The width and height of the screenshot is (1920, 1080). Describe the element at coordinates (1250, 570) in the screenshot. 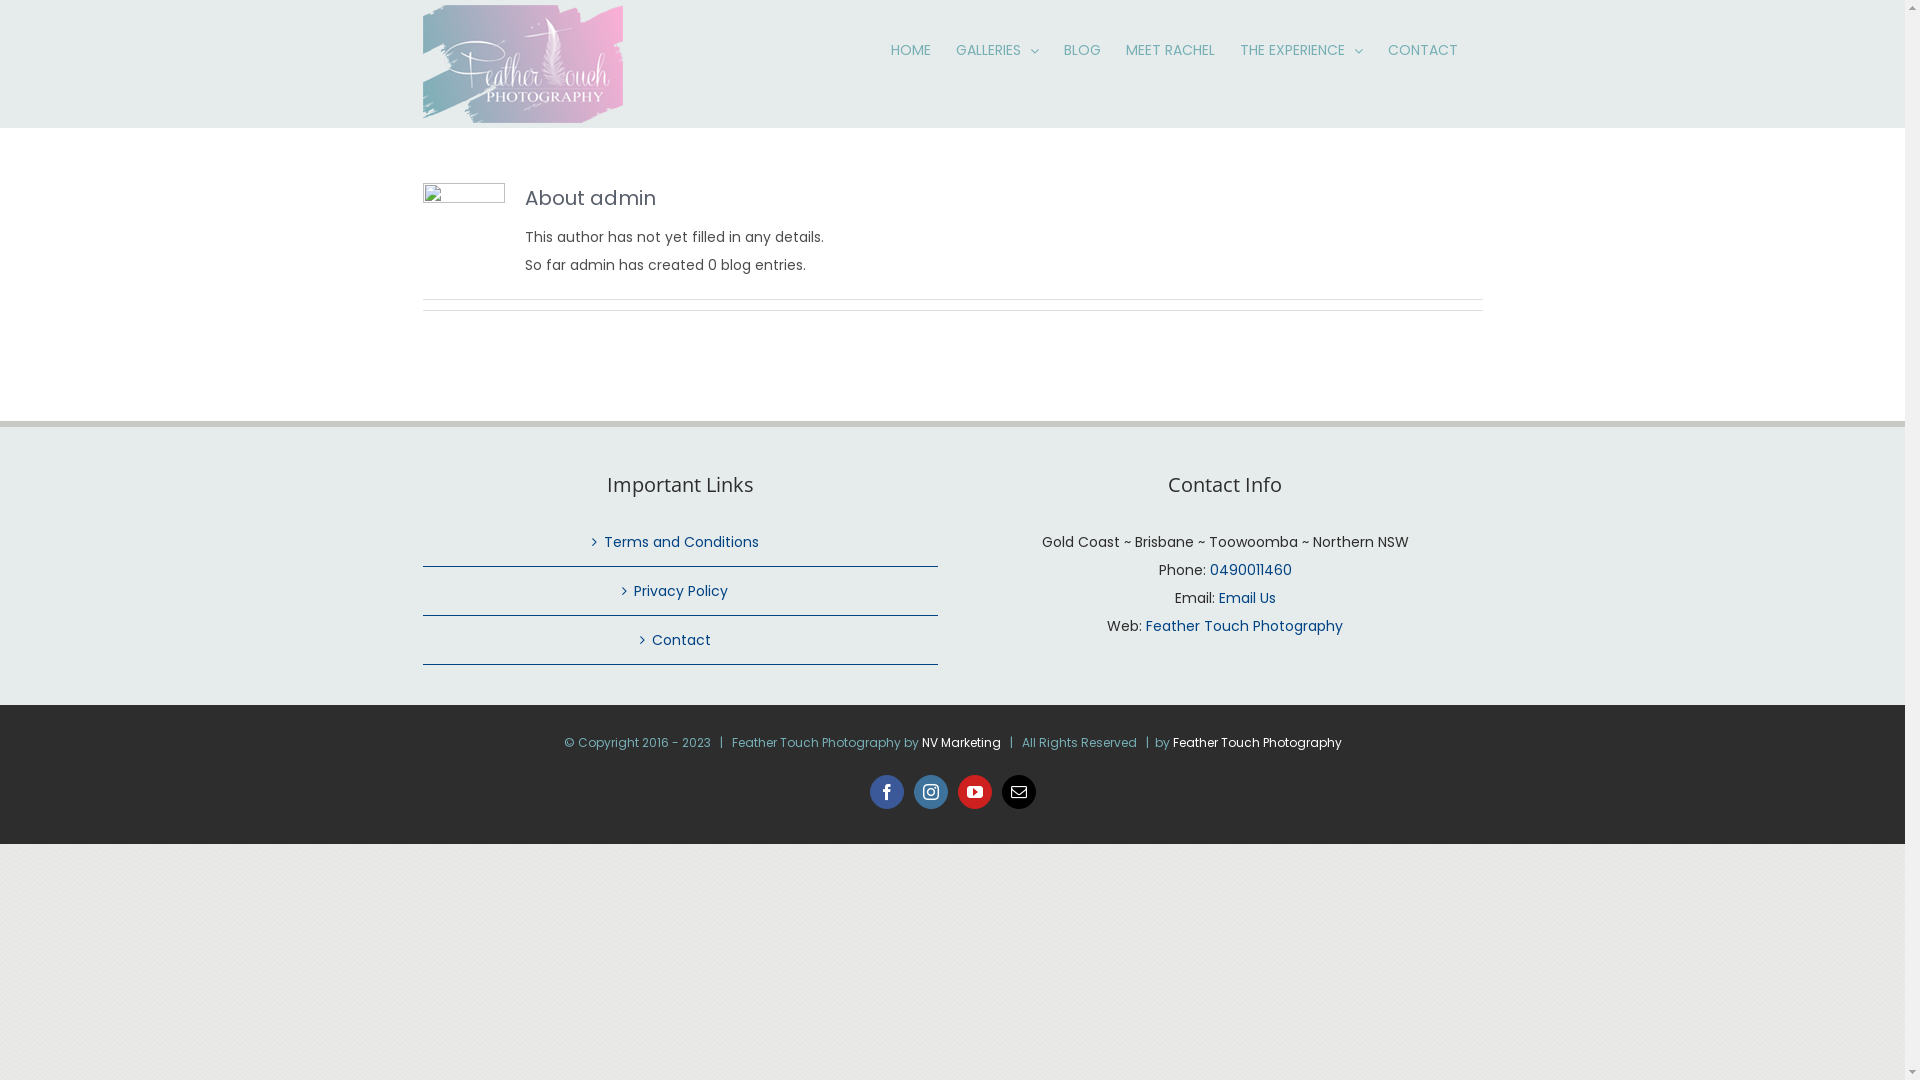

I see `'0490011460'` at that location.